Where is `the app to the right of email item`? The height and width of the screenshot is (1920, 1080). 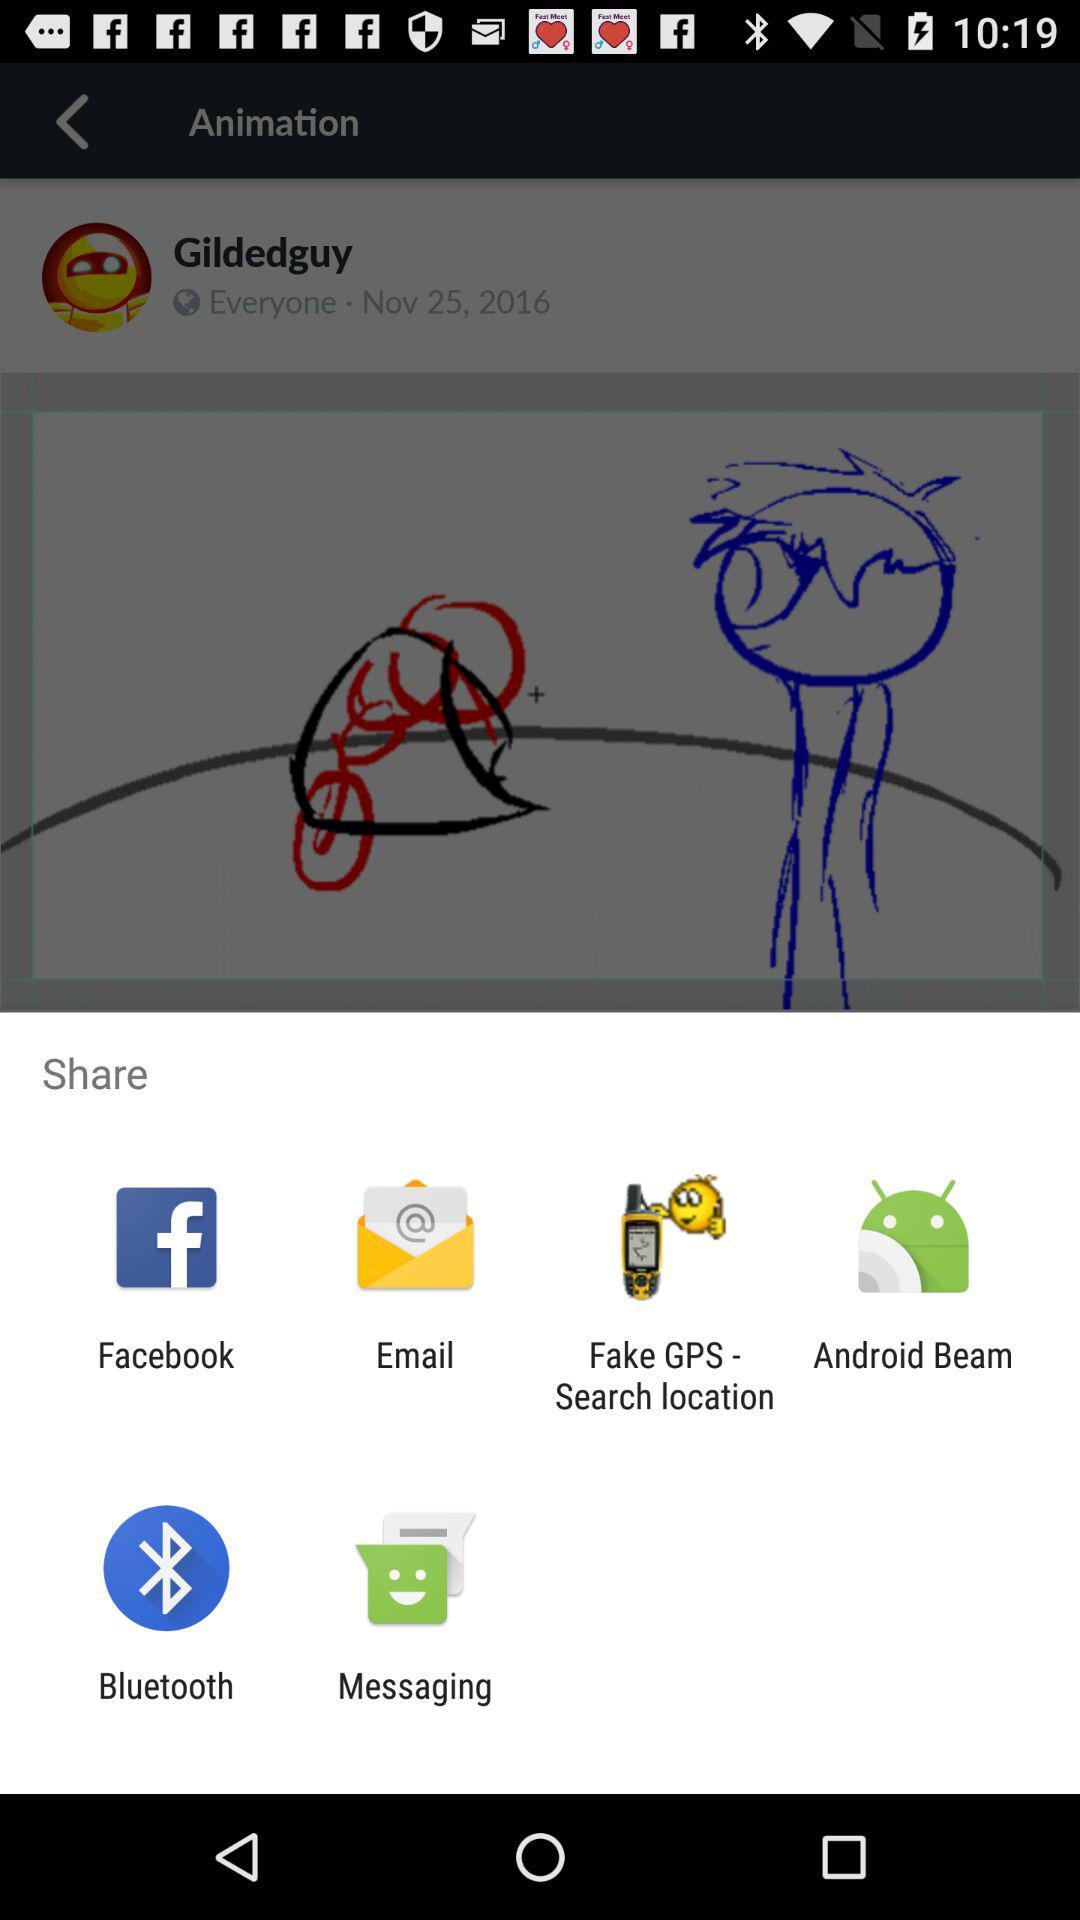
the app to the right of email item is located at coordinates (664, 1374).